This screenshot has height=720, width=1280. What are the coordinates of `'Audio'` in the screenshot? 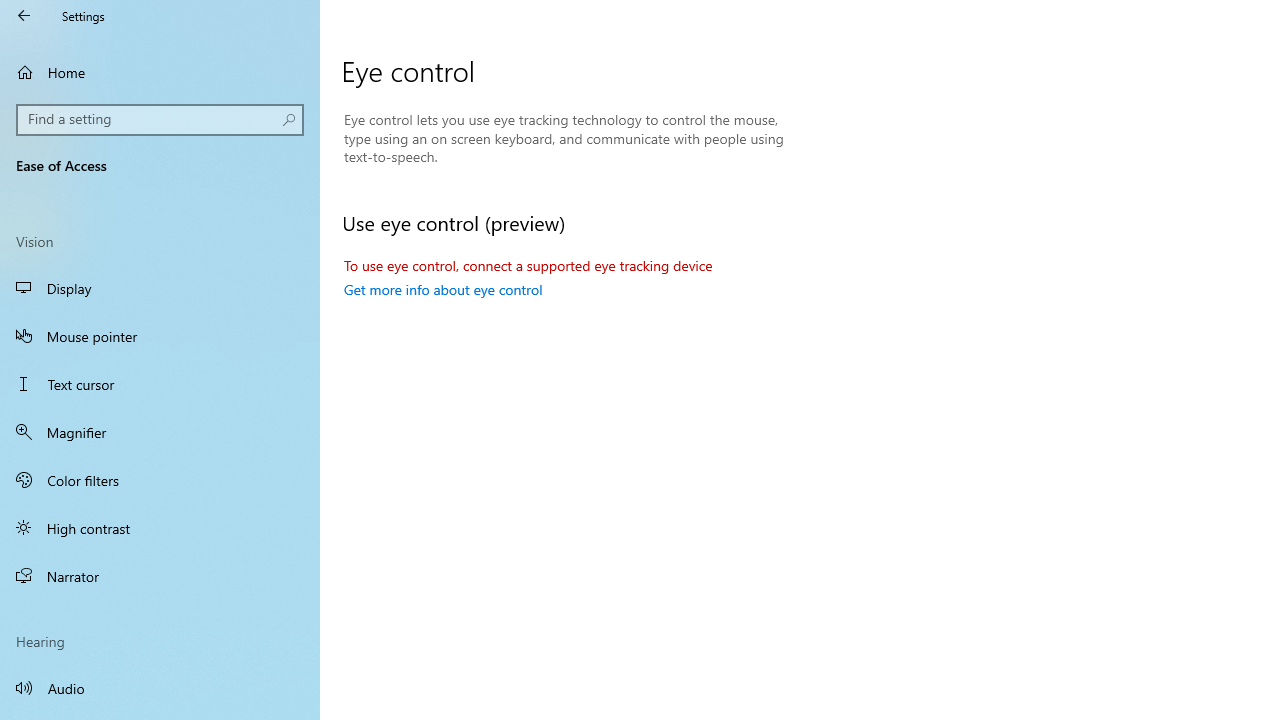 It's located at (160, 686).